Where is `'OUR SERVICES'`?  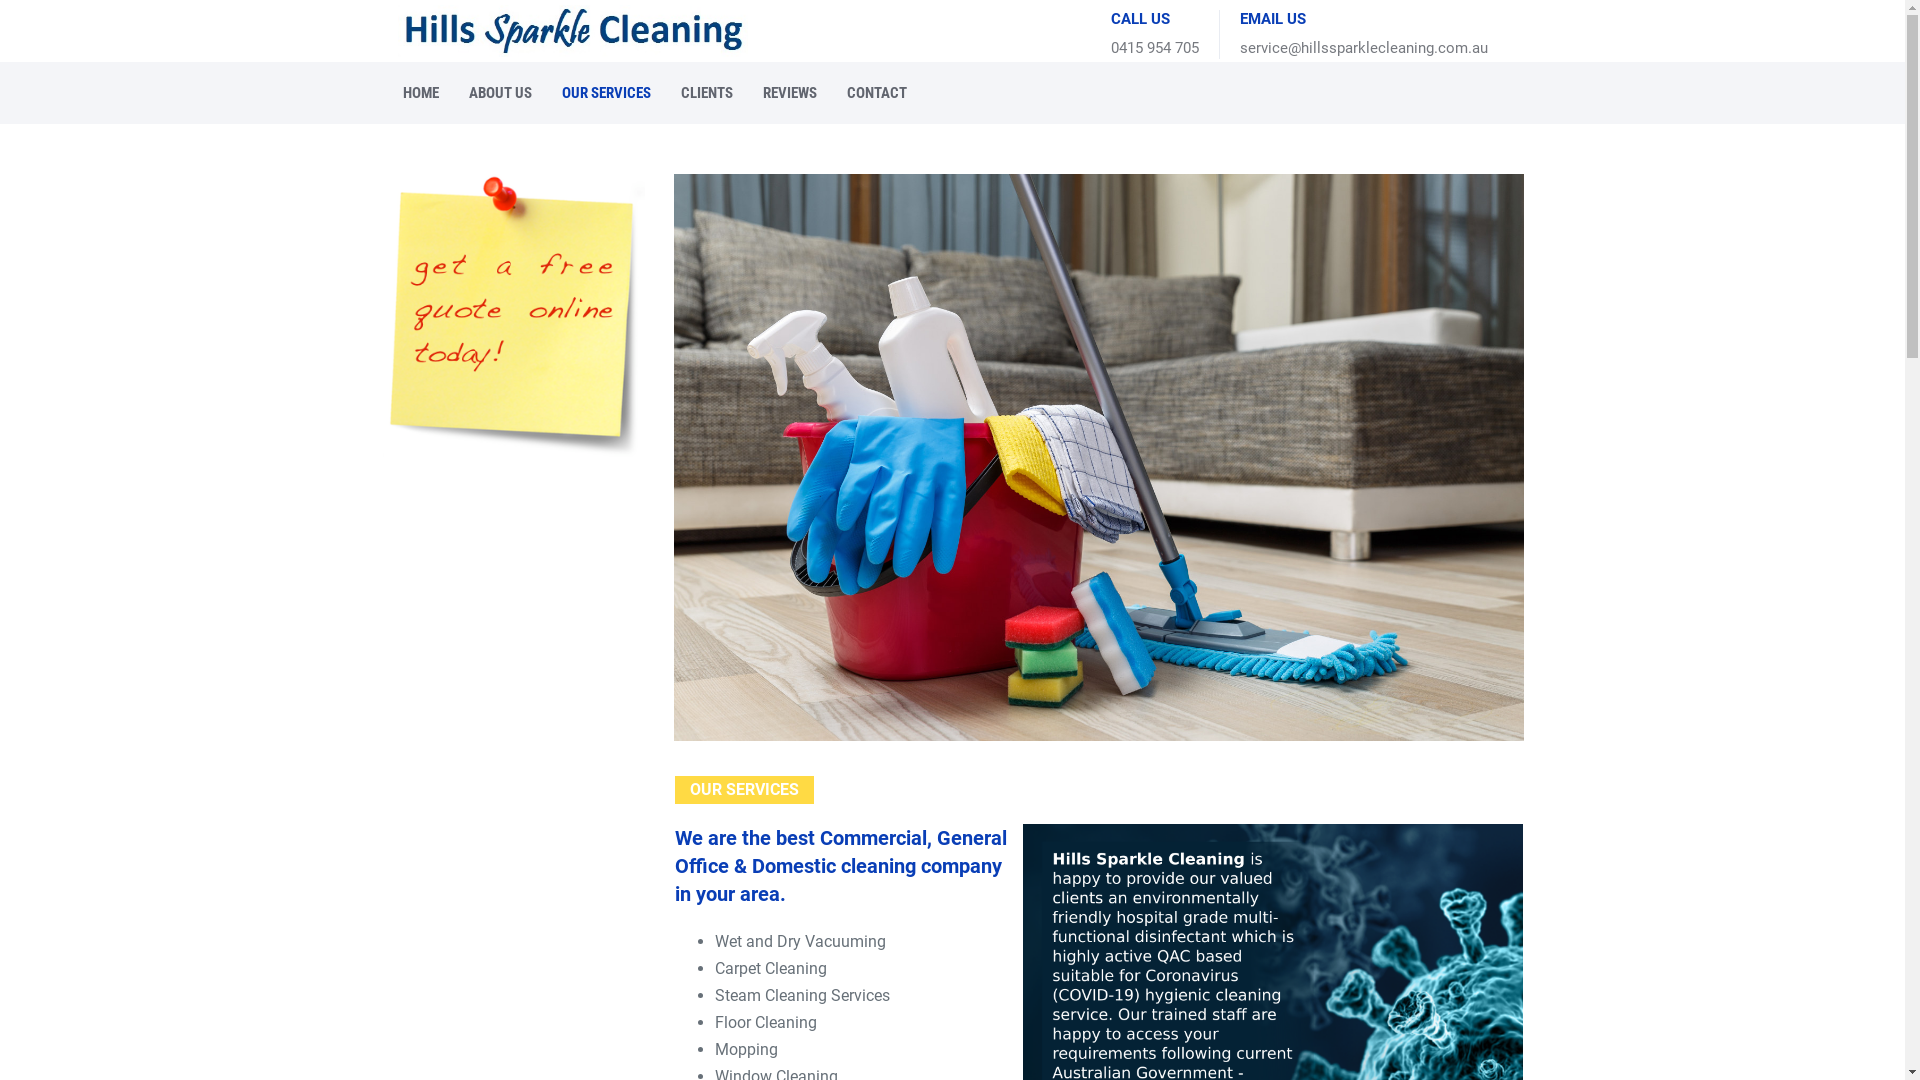 'OUR SERVICES' is located at coordinates (556, 92).